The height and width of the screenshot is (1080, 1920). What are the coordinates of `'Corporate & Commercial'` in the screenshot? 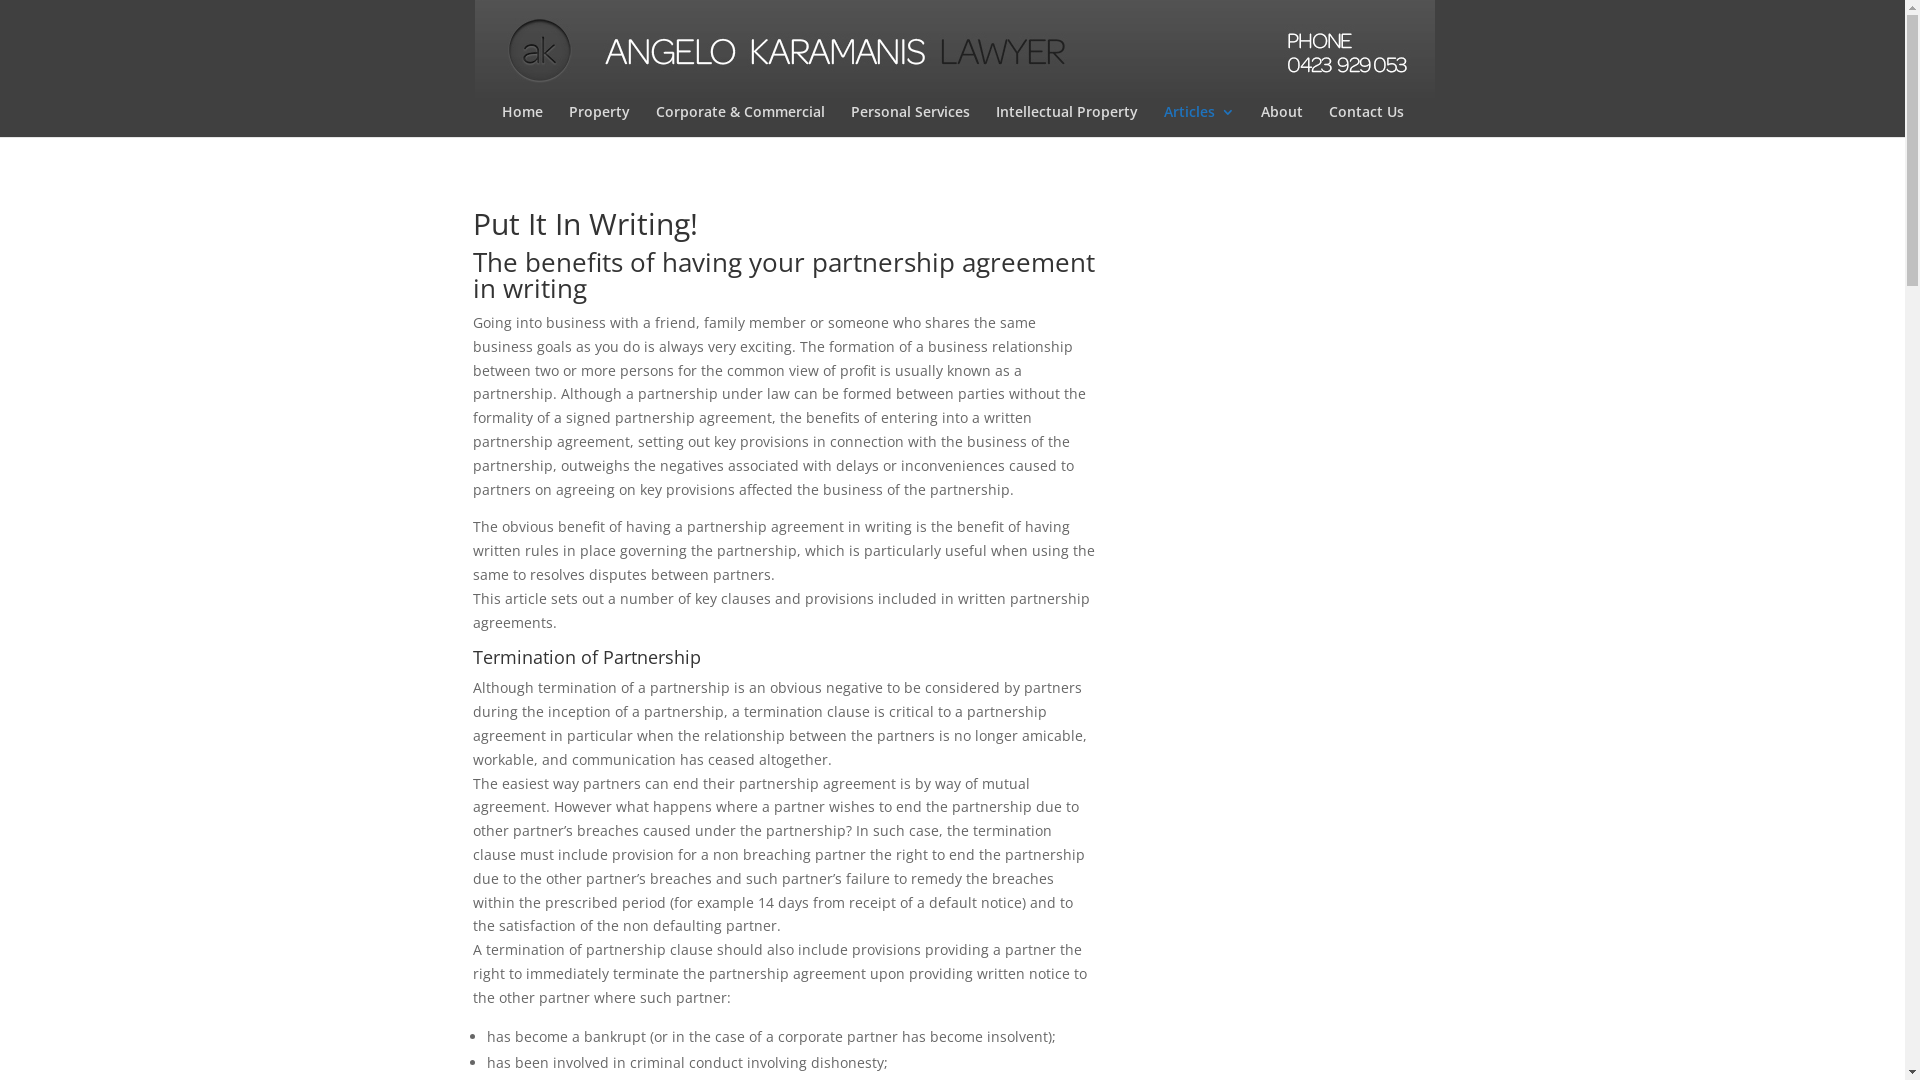 It's located at (656, 120).